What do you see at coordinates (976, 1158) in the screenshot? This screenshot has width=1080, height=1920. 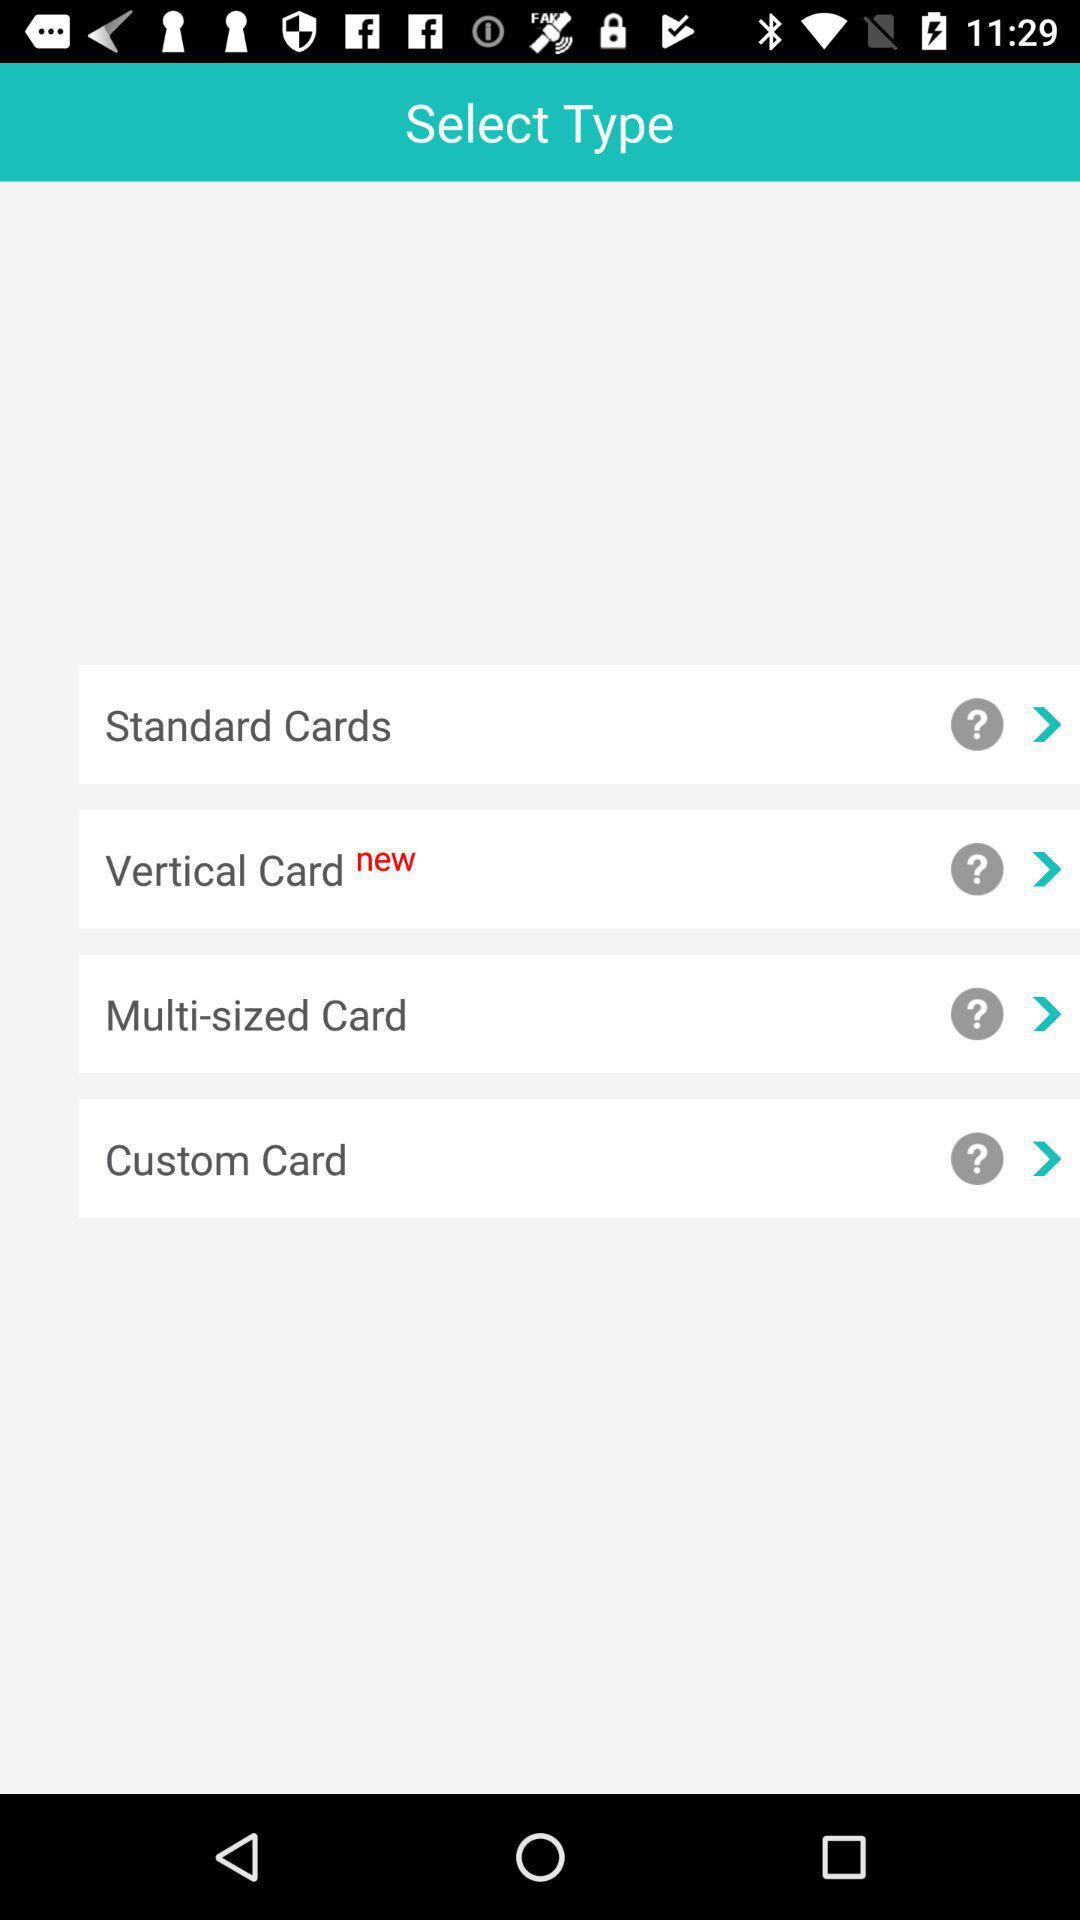 I see `get additional information about a custom card` at bounding box center [976, 1158].